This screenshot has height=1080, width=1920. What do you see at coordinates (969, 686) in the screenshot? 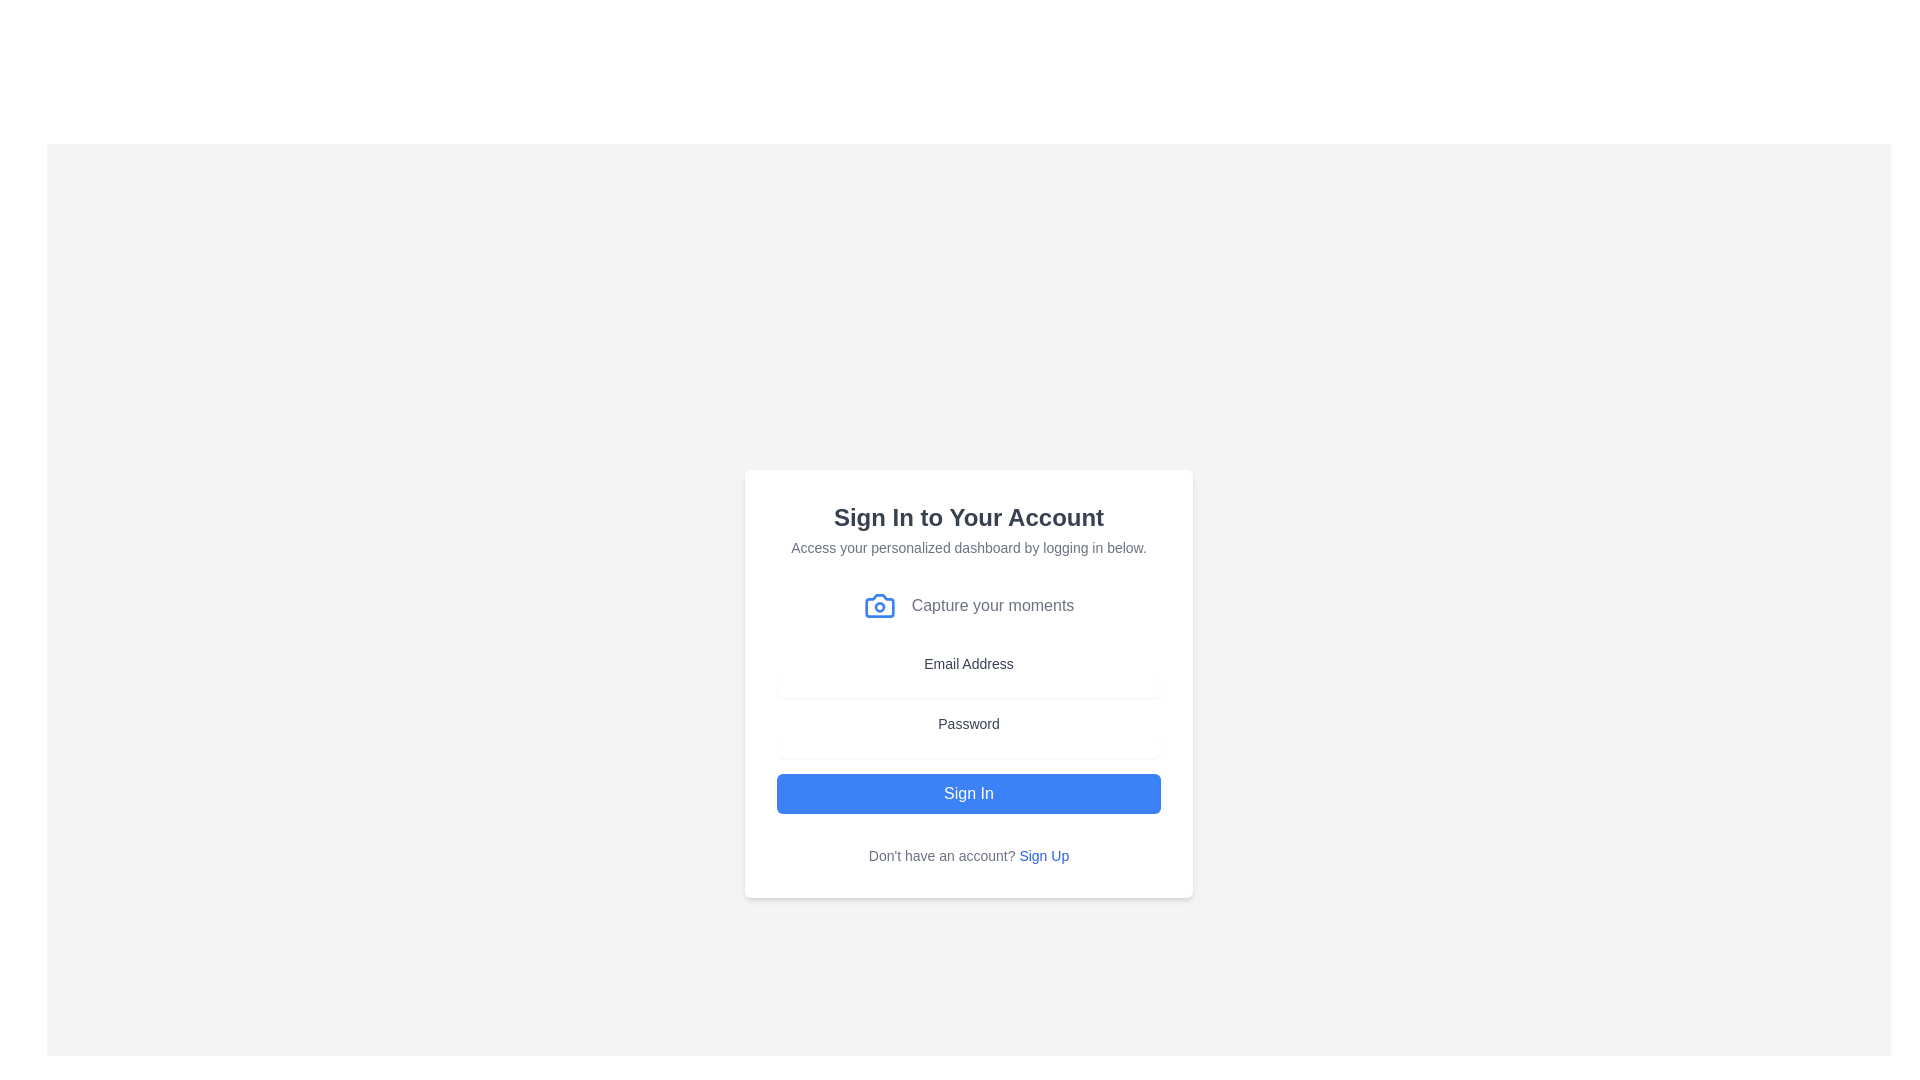
I see `the text input field for email address by tabbing to it from the previous input field` at bounding box center [969, 686].